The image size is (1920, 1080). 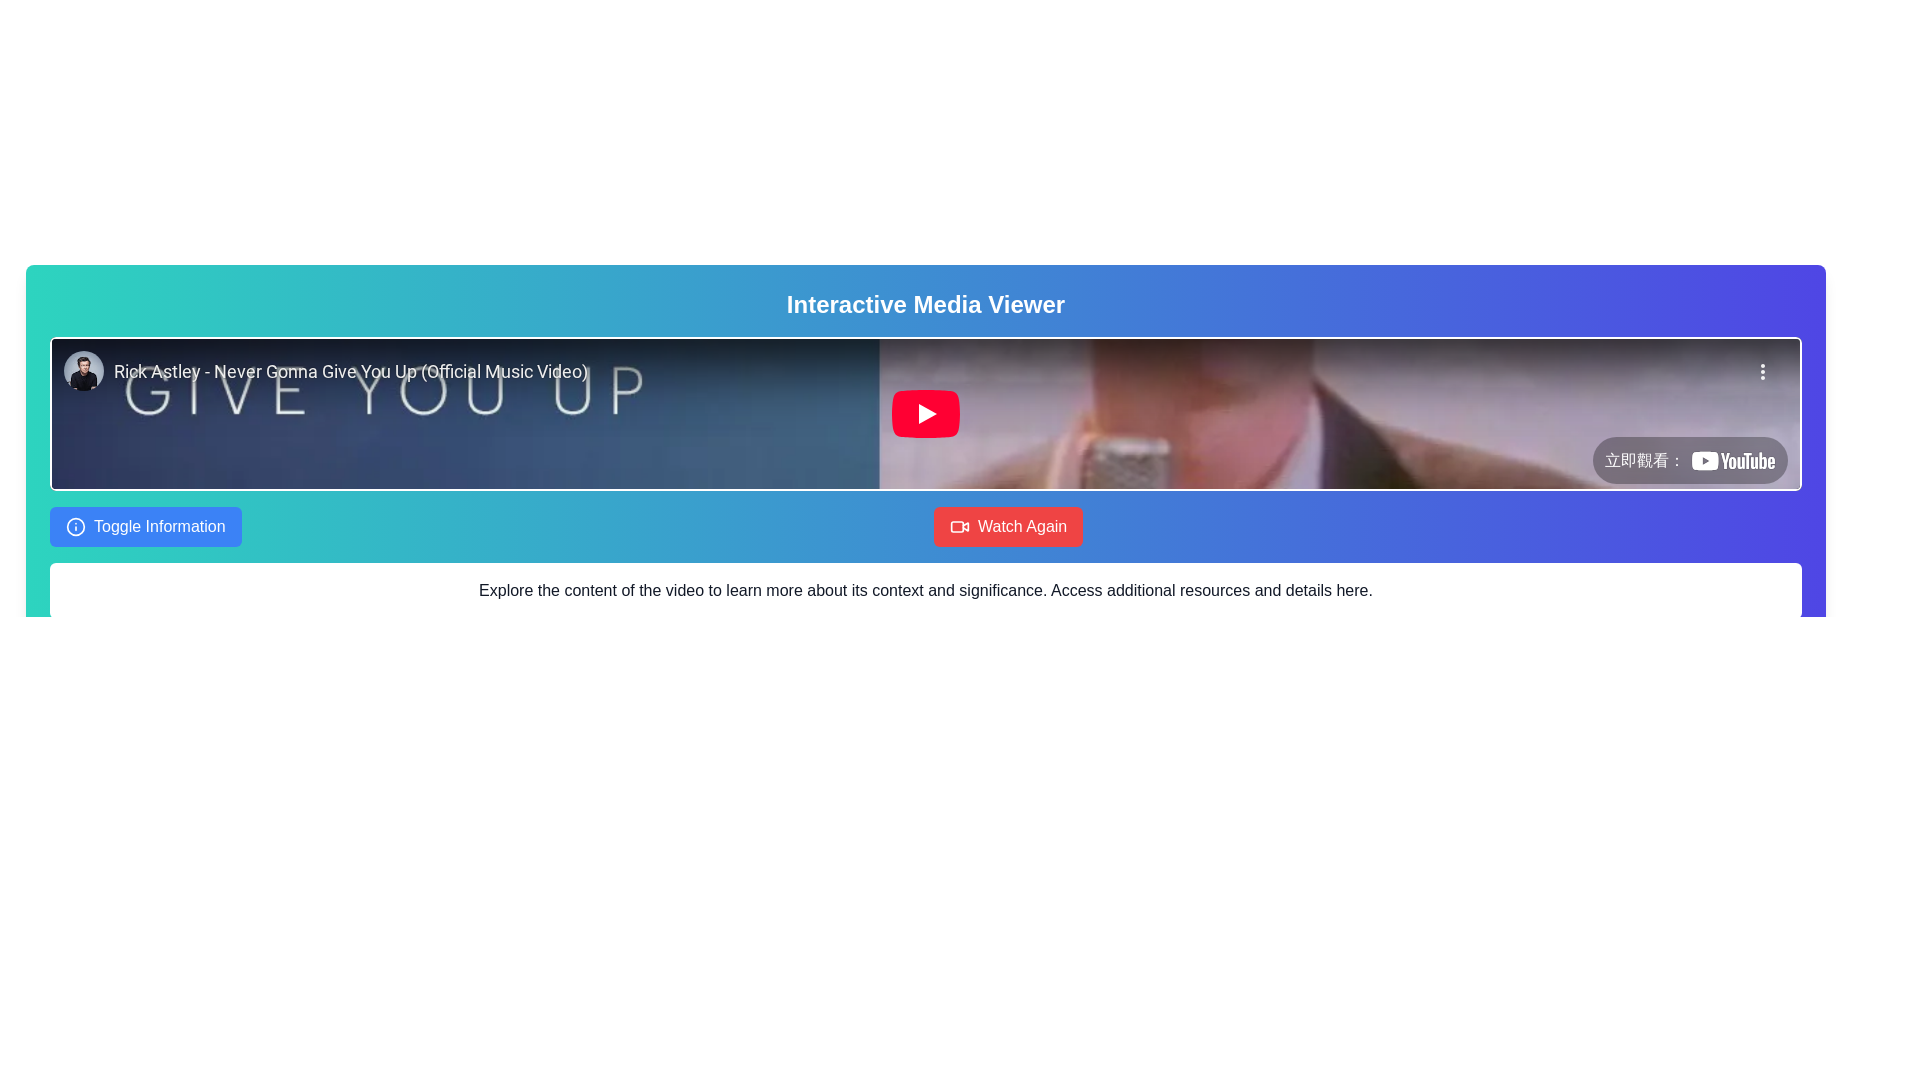 I want to click on the red rectangular button labeled 'Watch Again' with a video camera icon to restart the video, so click(x=1008, y=526).